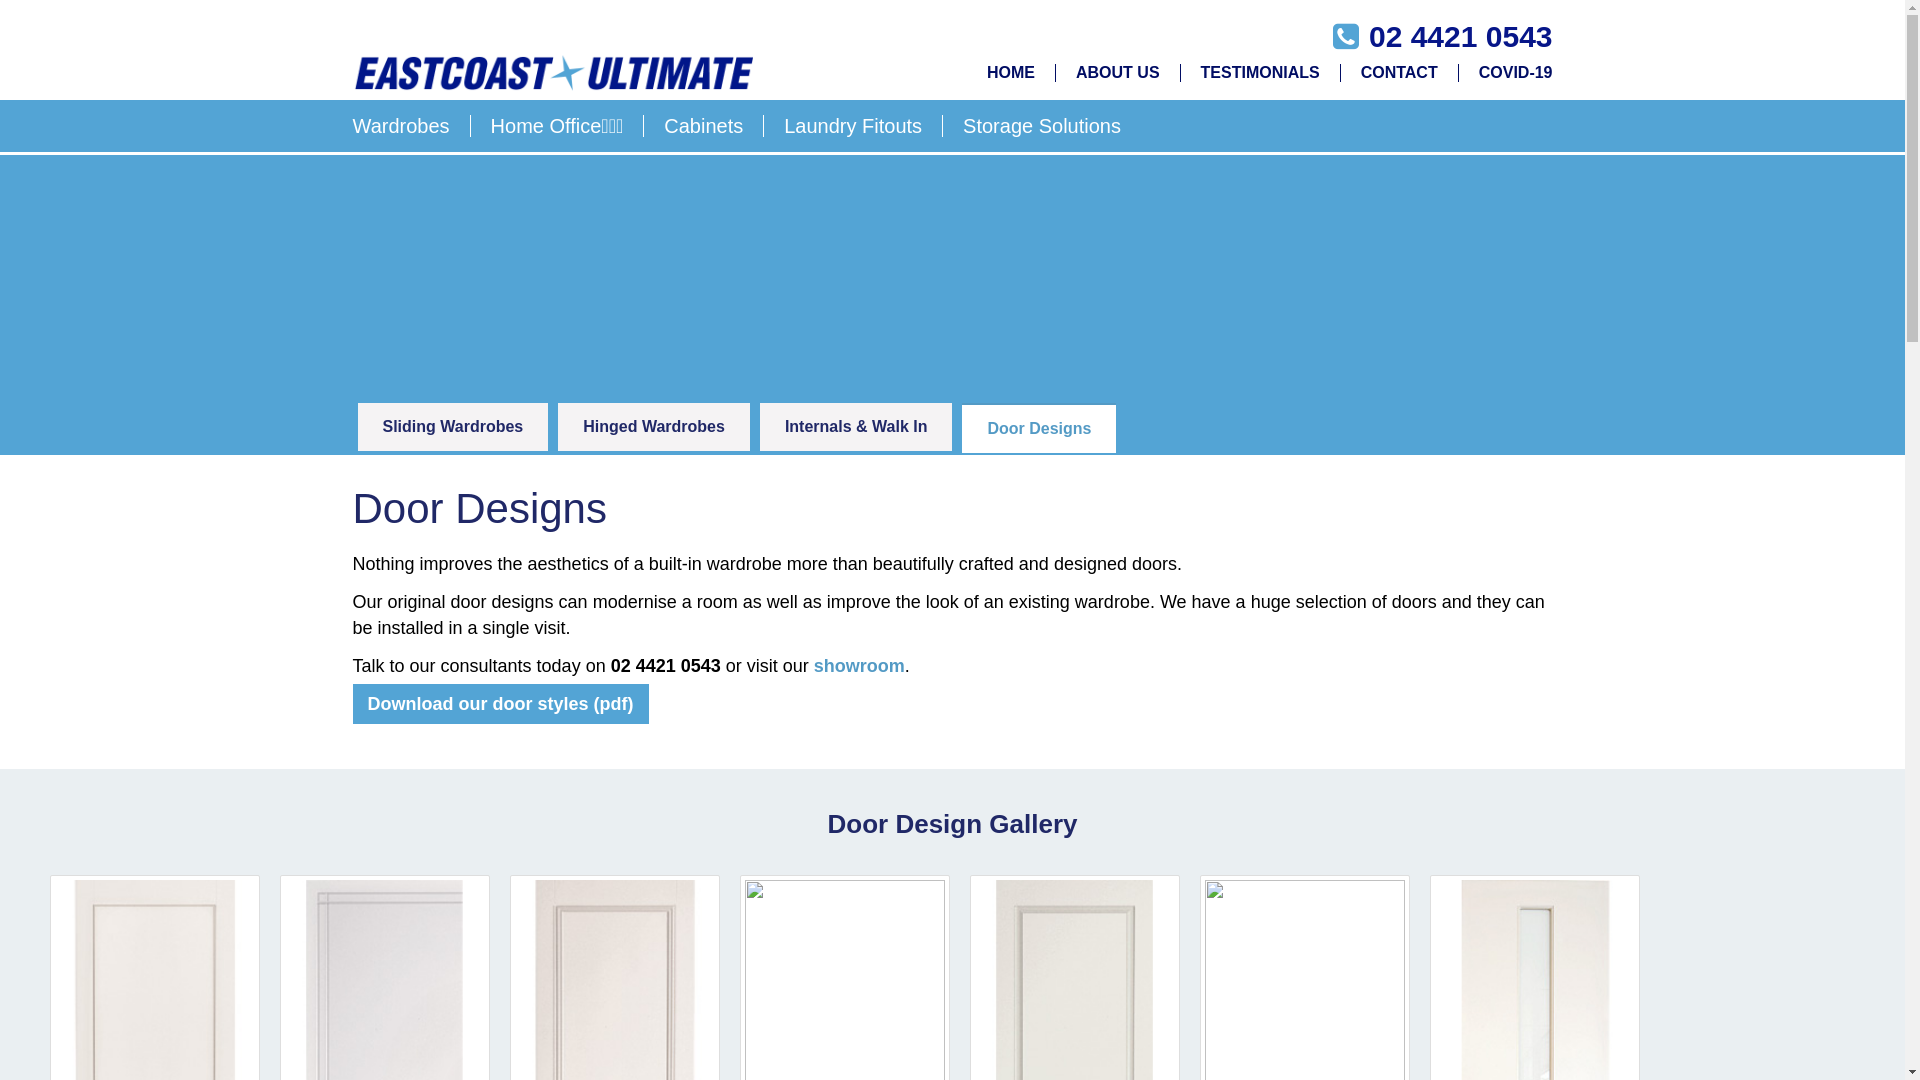 The height and width of the screenshot is (1080, 1920). Describe the element at coordinates (1399, 72) in the screenshot. I see `'CONTACT'` at that location.